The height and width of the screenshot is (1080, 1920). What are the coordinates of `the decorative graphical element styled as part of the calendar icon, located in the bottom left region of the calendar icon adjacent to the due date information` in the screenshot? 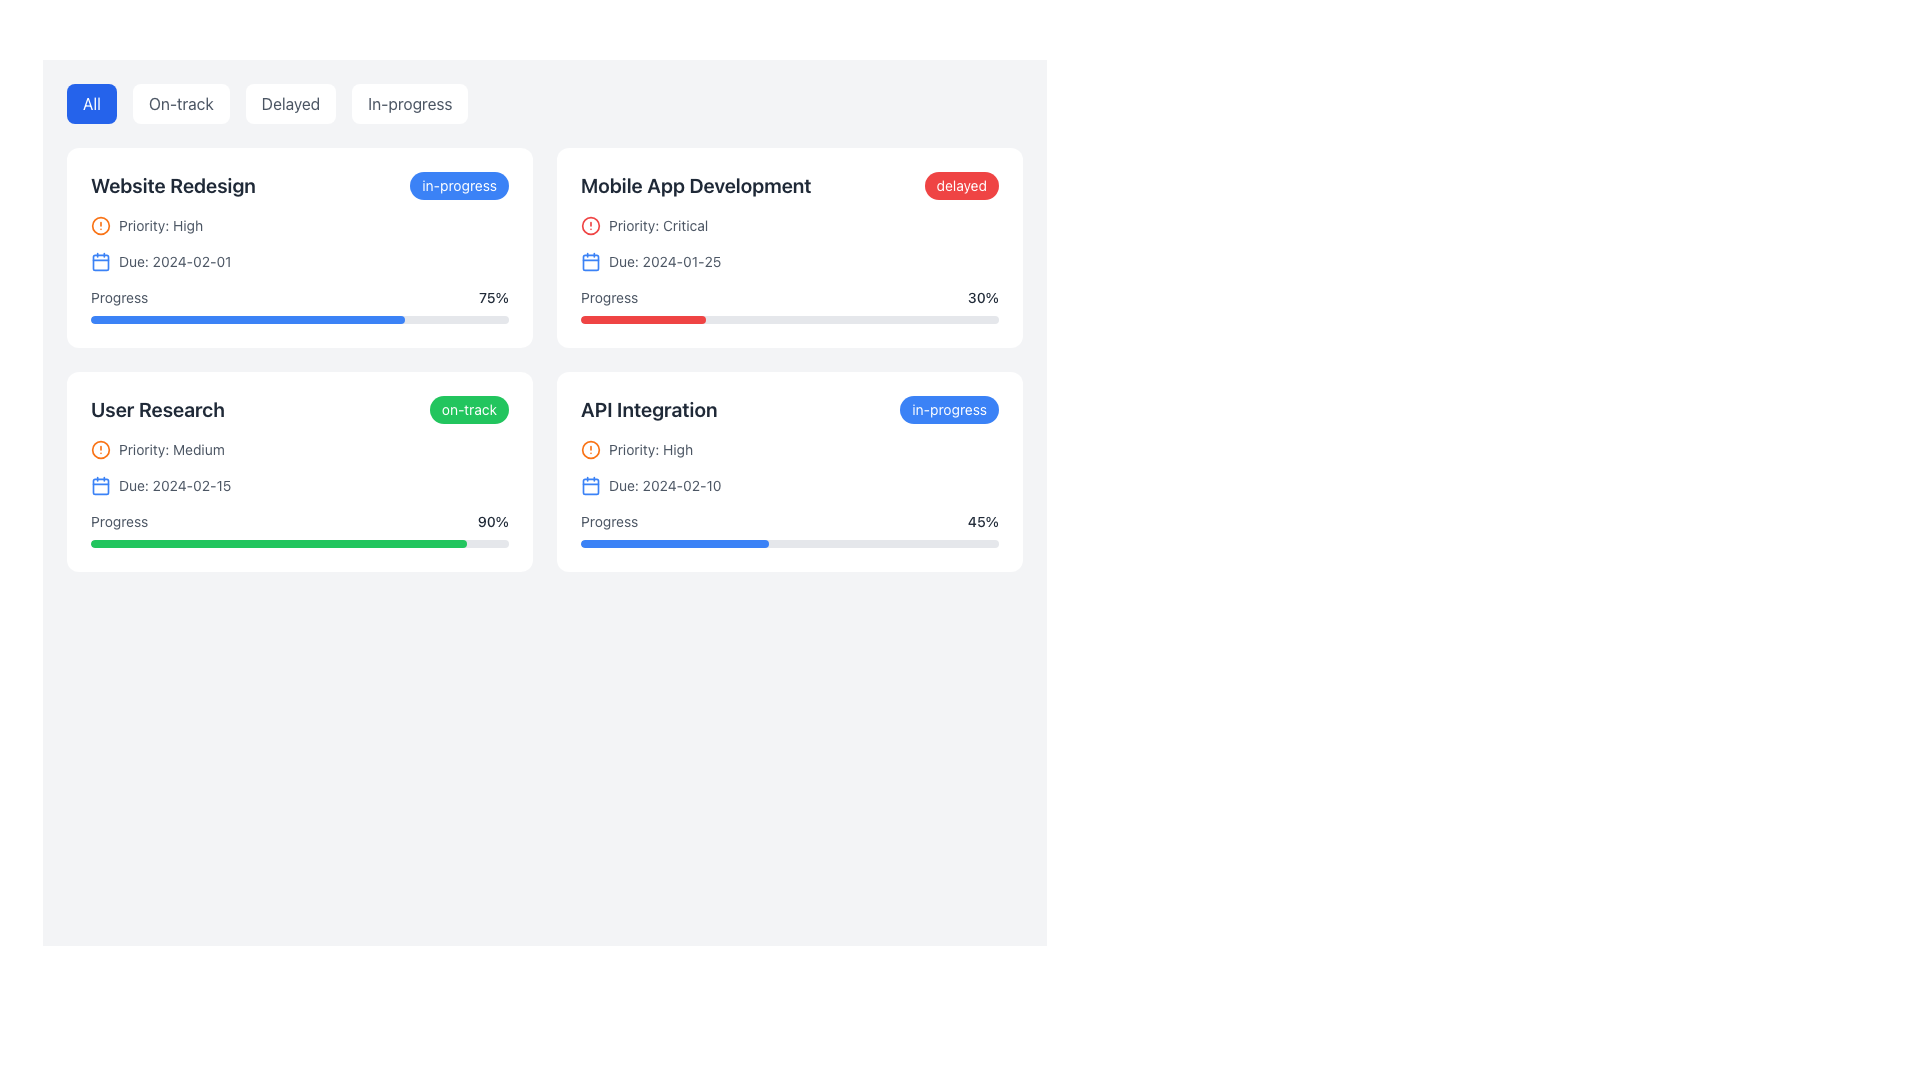 It's located at (99, 486).